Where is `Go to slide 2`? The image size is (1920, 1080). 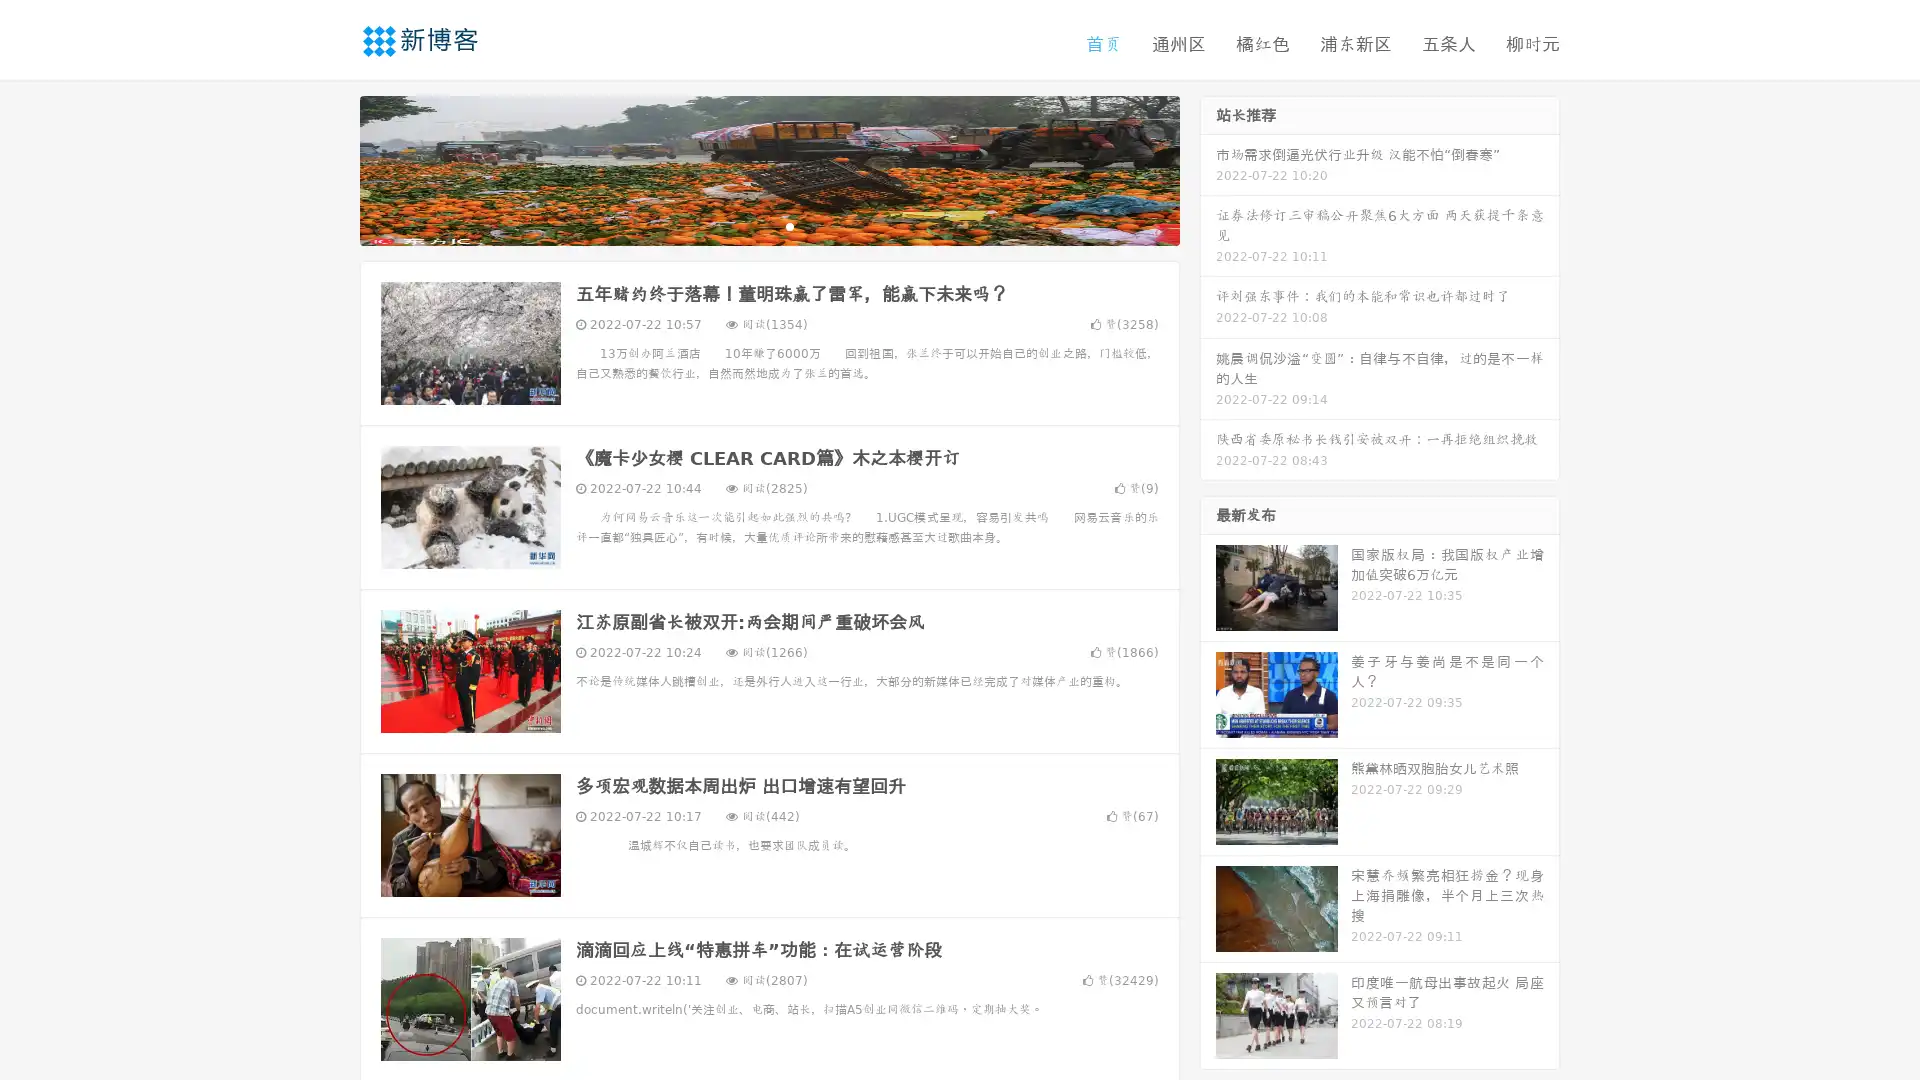
Go to slide 2 is located at coordinates (768, 225).